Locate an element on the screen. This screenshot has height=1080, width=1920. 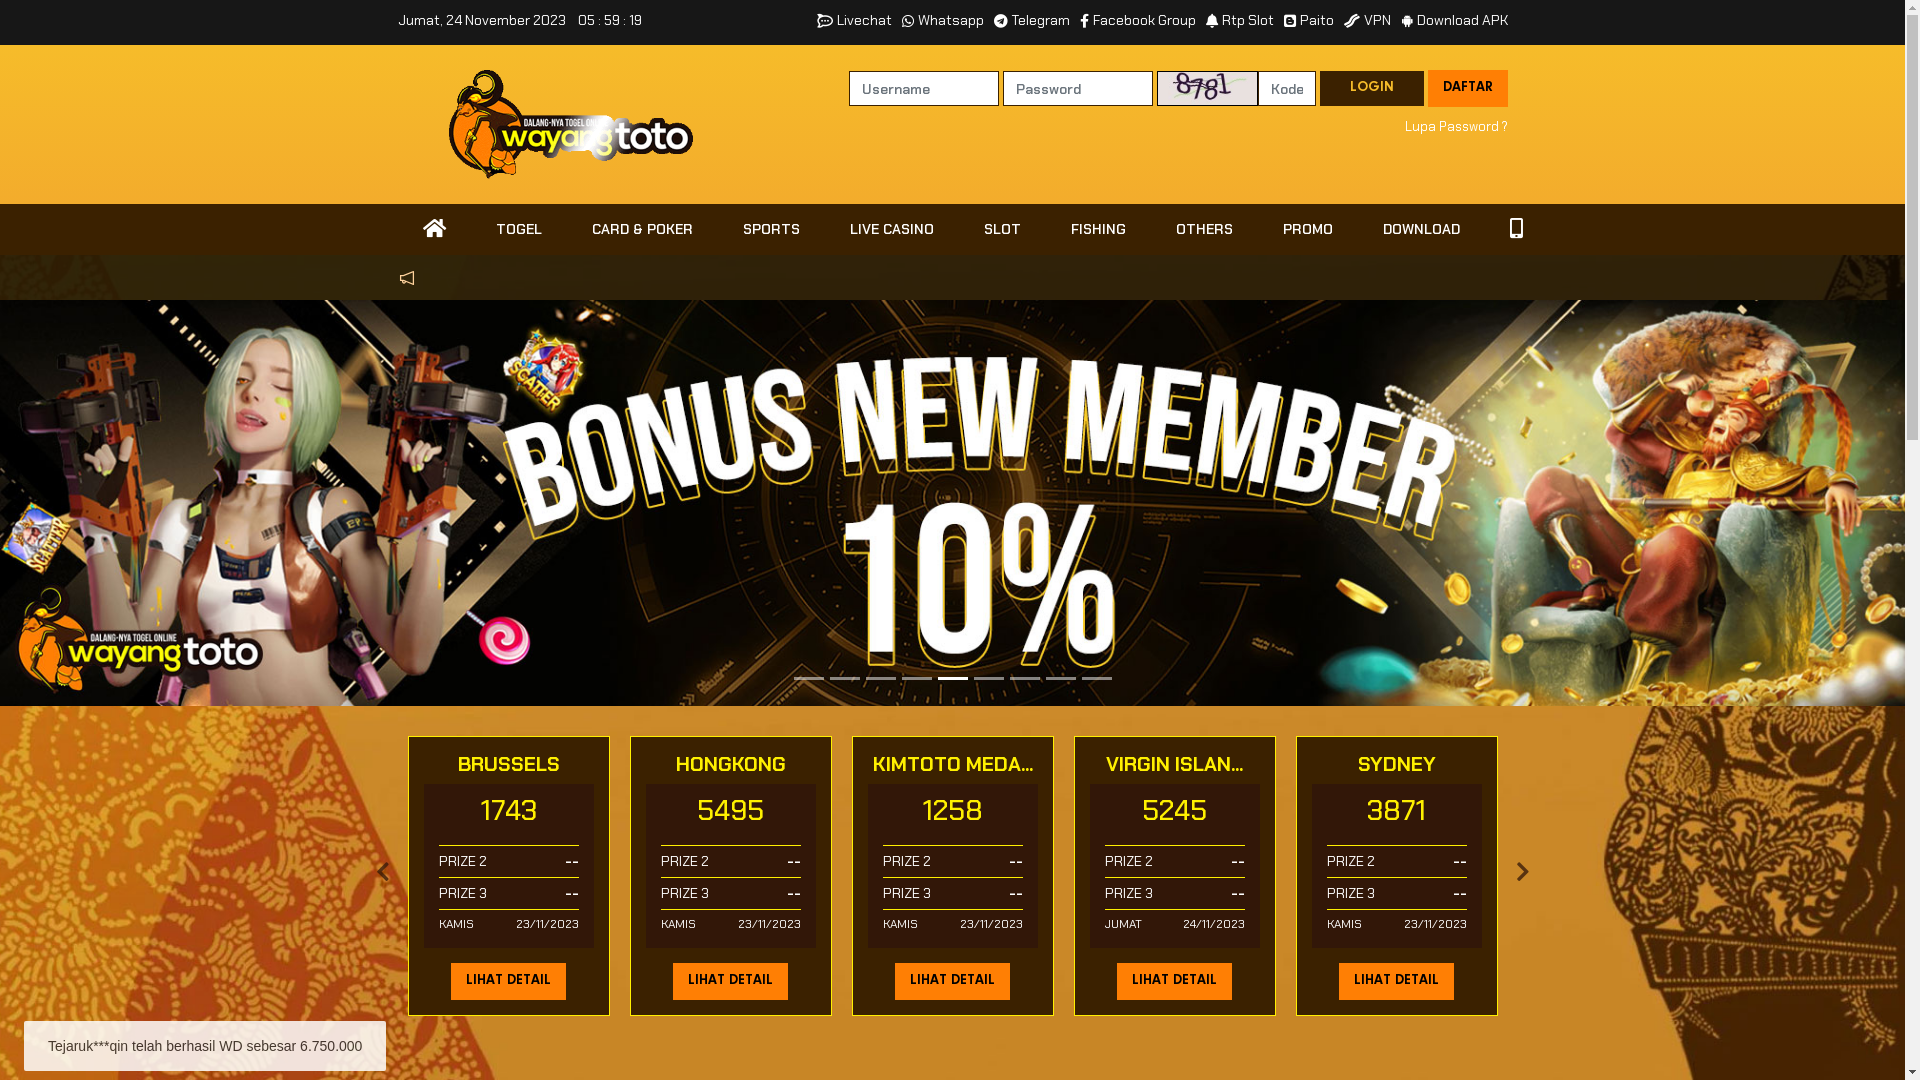
'LOGIN' is located at coordinates (1320, 87).